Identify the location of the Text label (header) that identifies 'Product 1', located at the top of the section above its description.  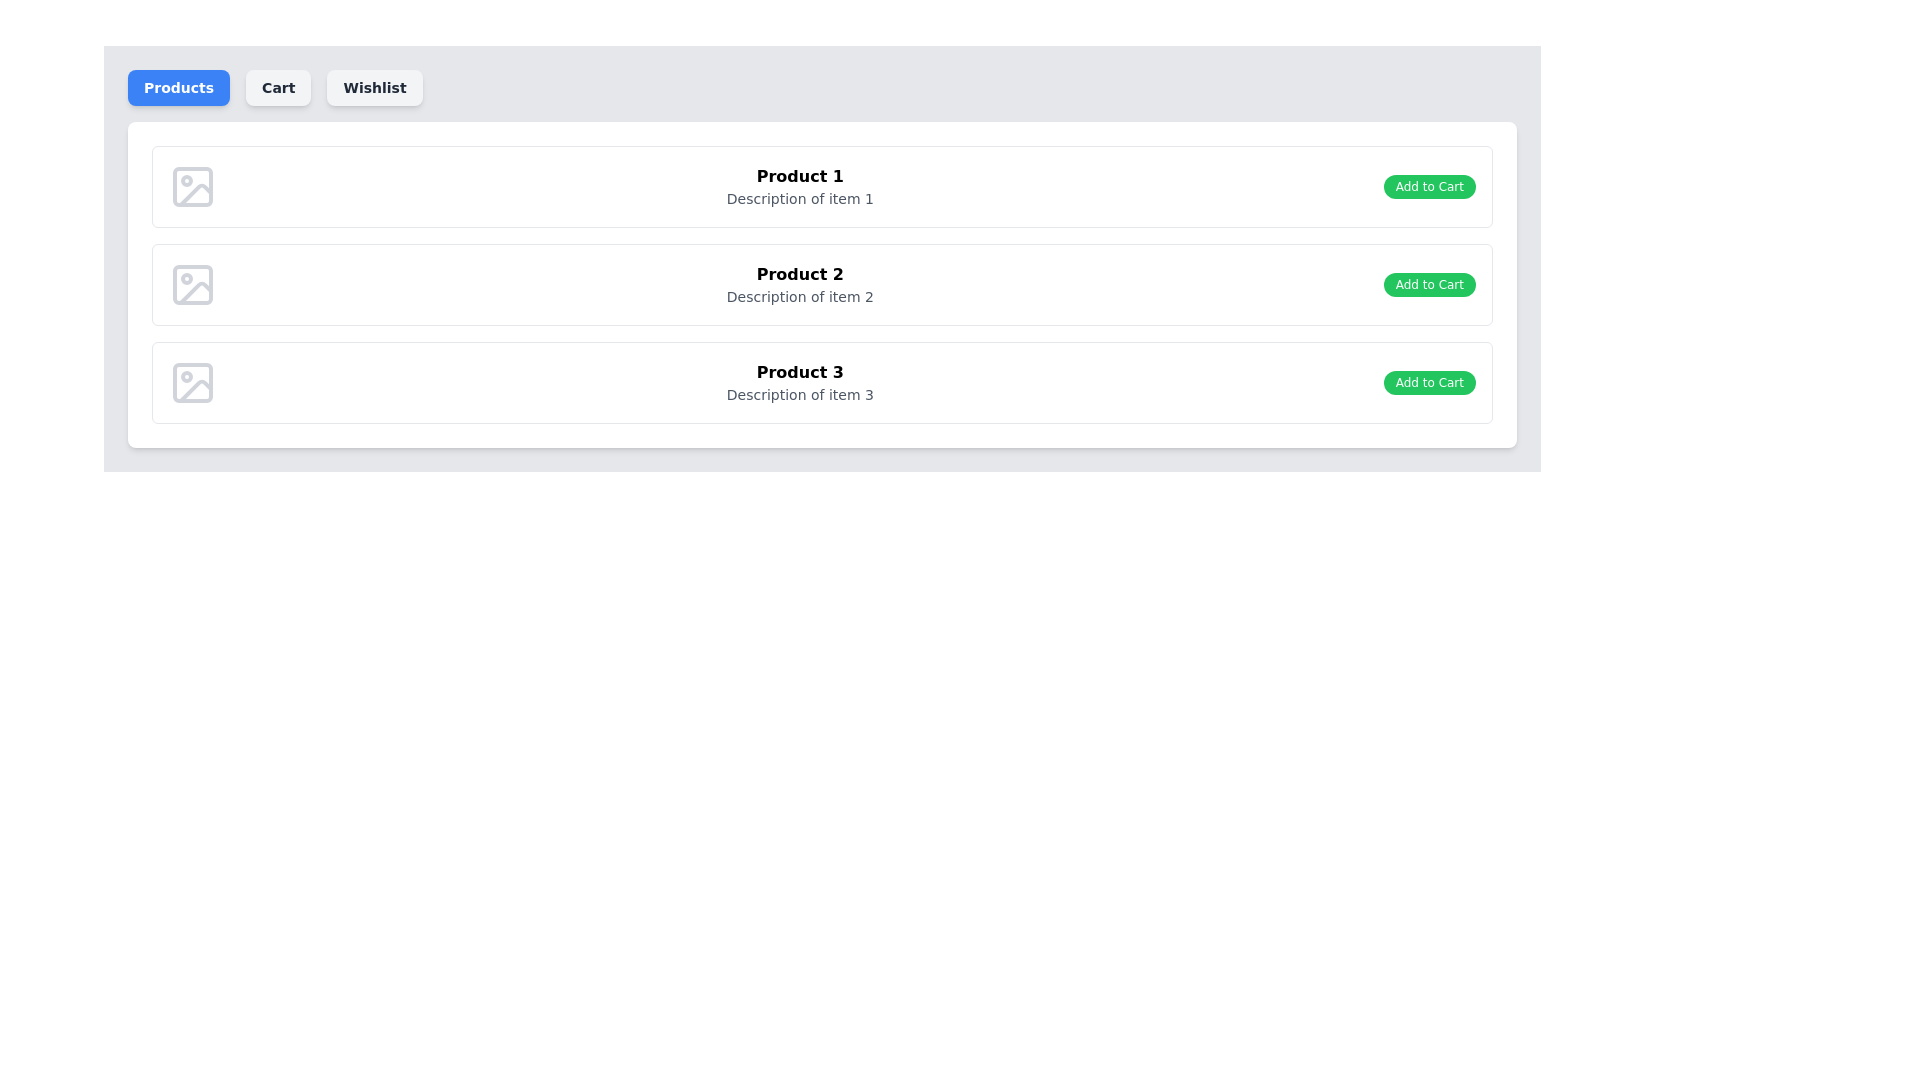
(800, 176).